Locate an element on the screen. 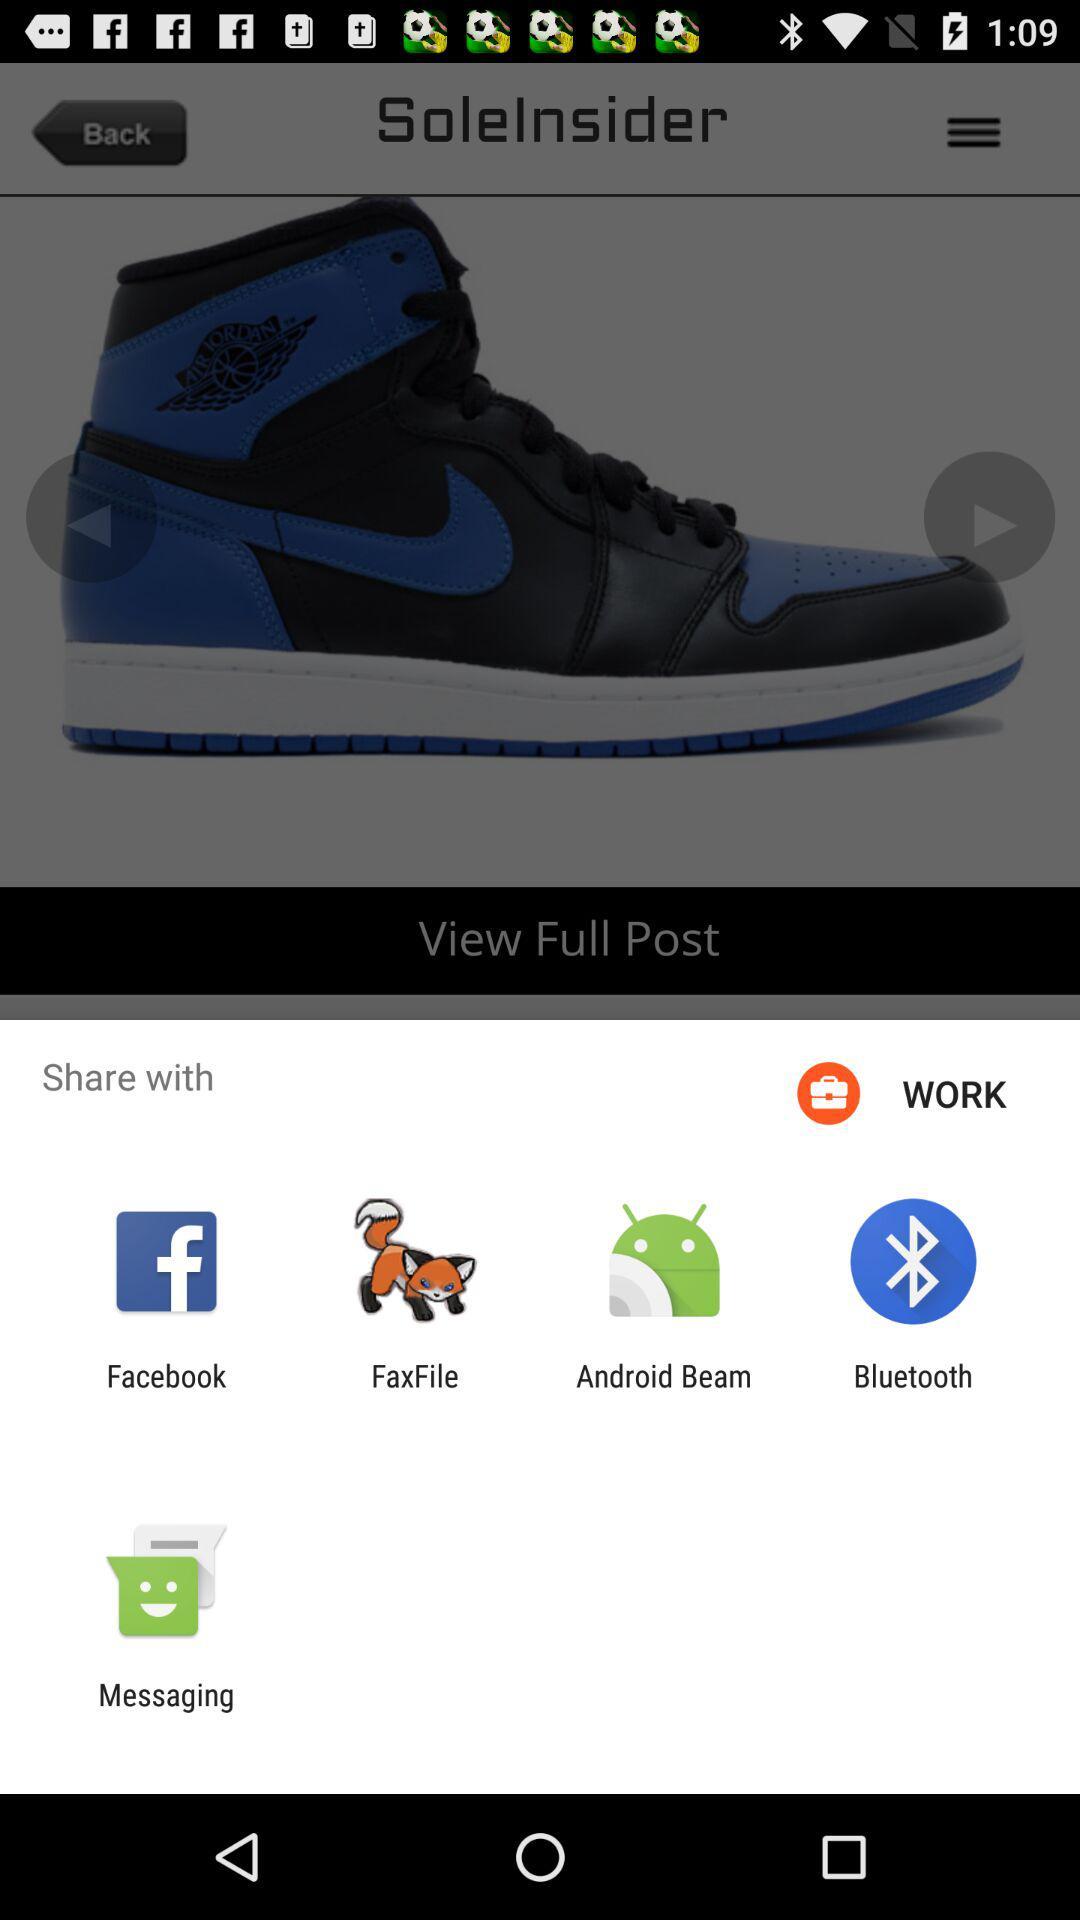  the messaging is located at coordinates (165, 1711).